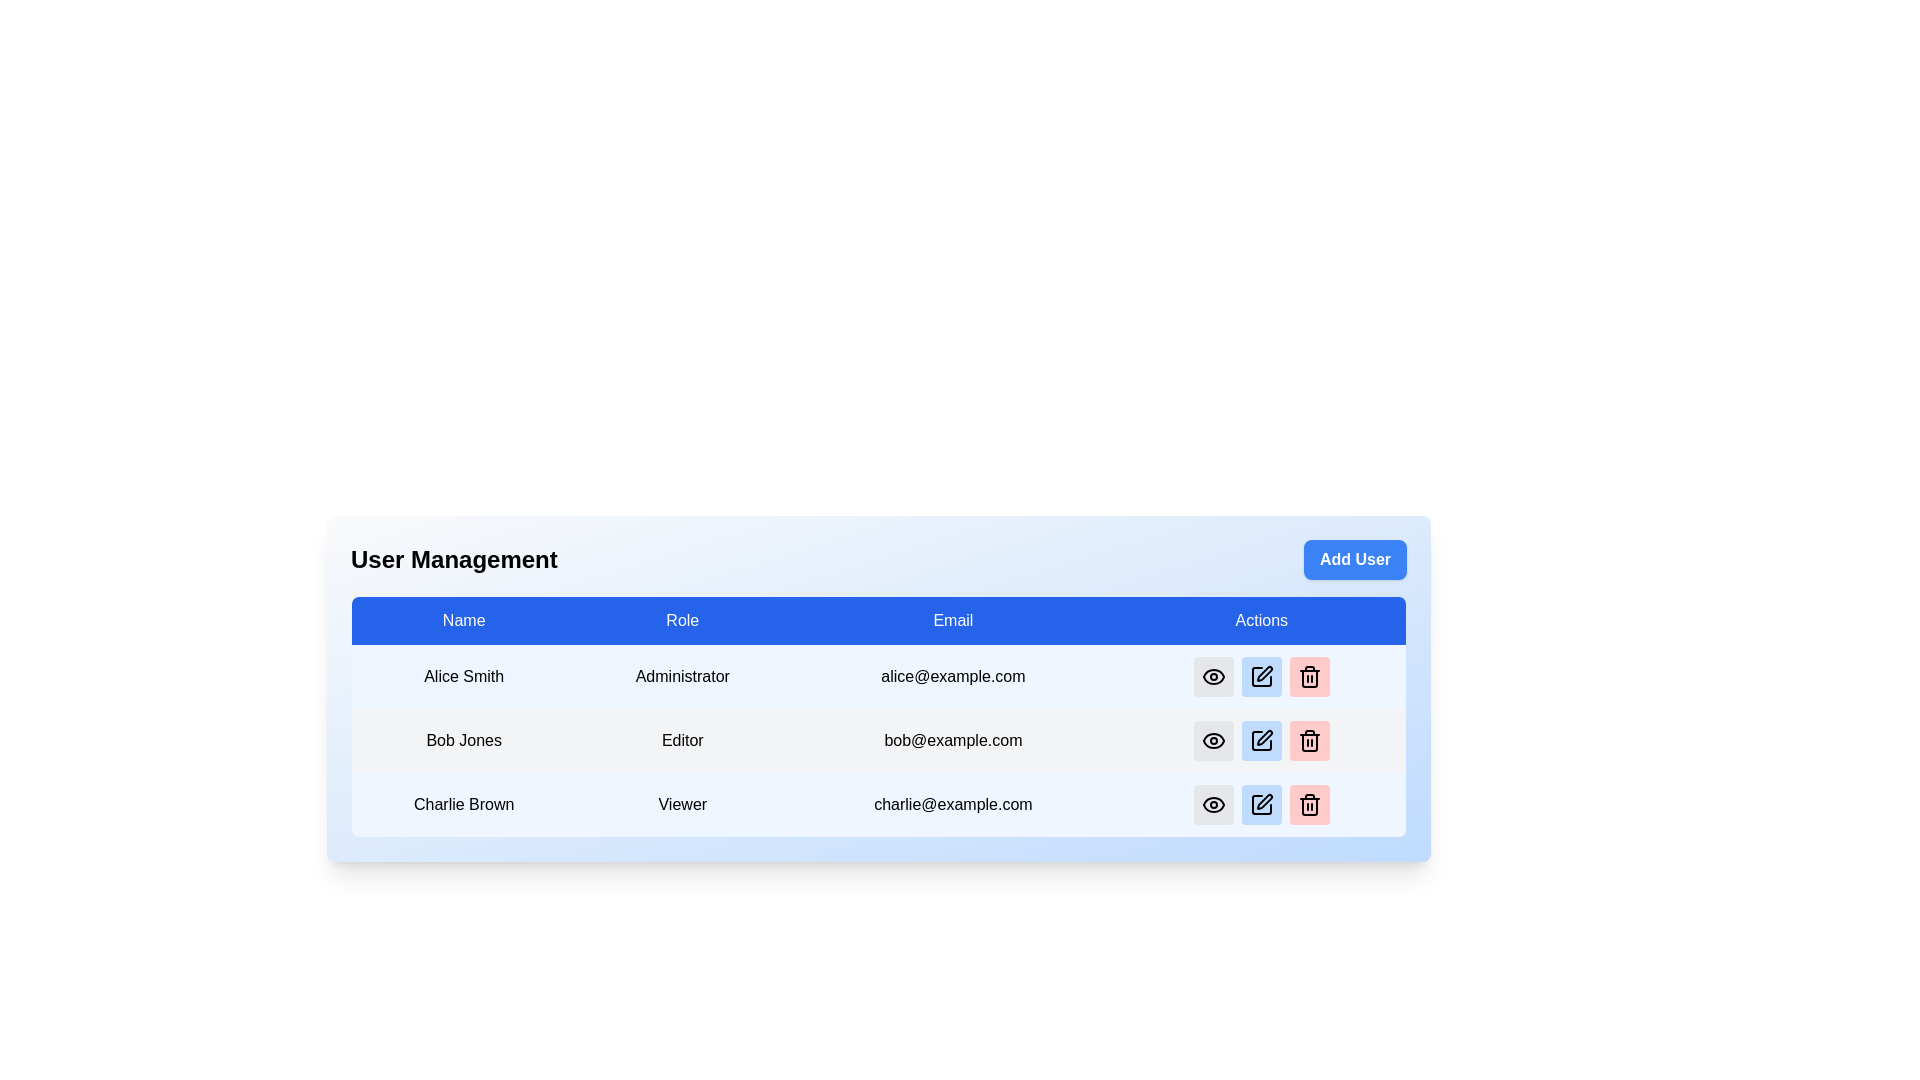 The image size is (1920, 1080). Describe the element at coordinates (682, 676) in the screenshot. I see `the table cell displaying the role designation for the user named 'Alice Smith', which is located in the second column of the first data row under the 'User Management' section` at that location.